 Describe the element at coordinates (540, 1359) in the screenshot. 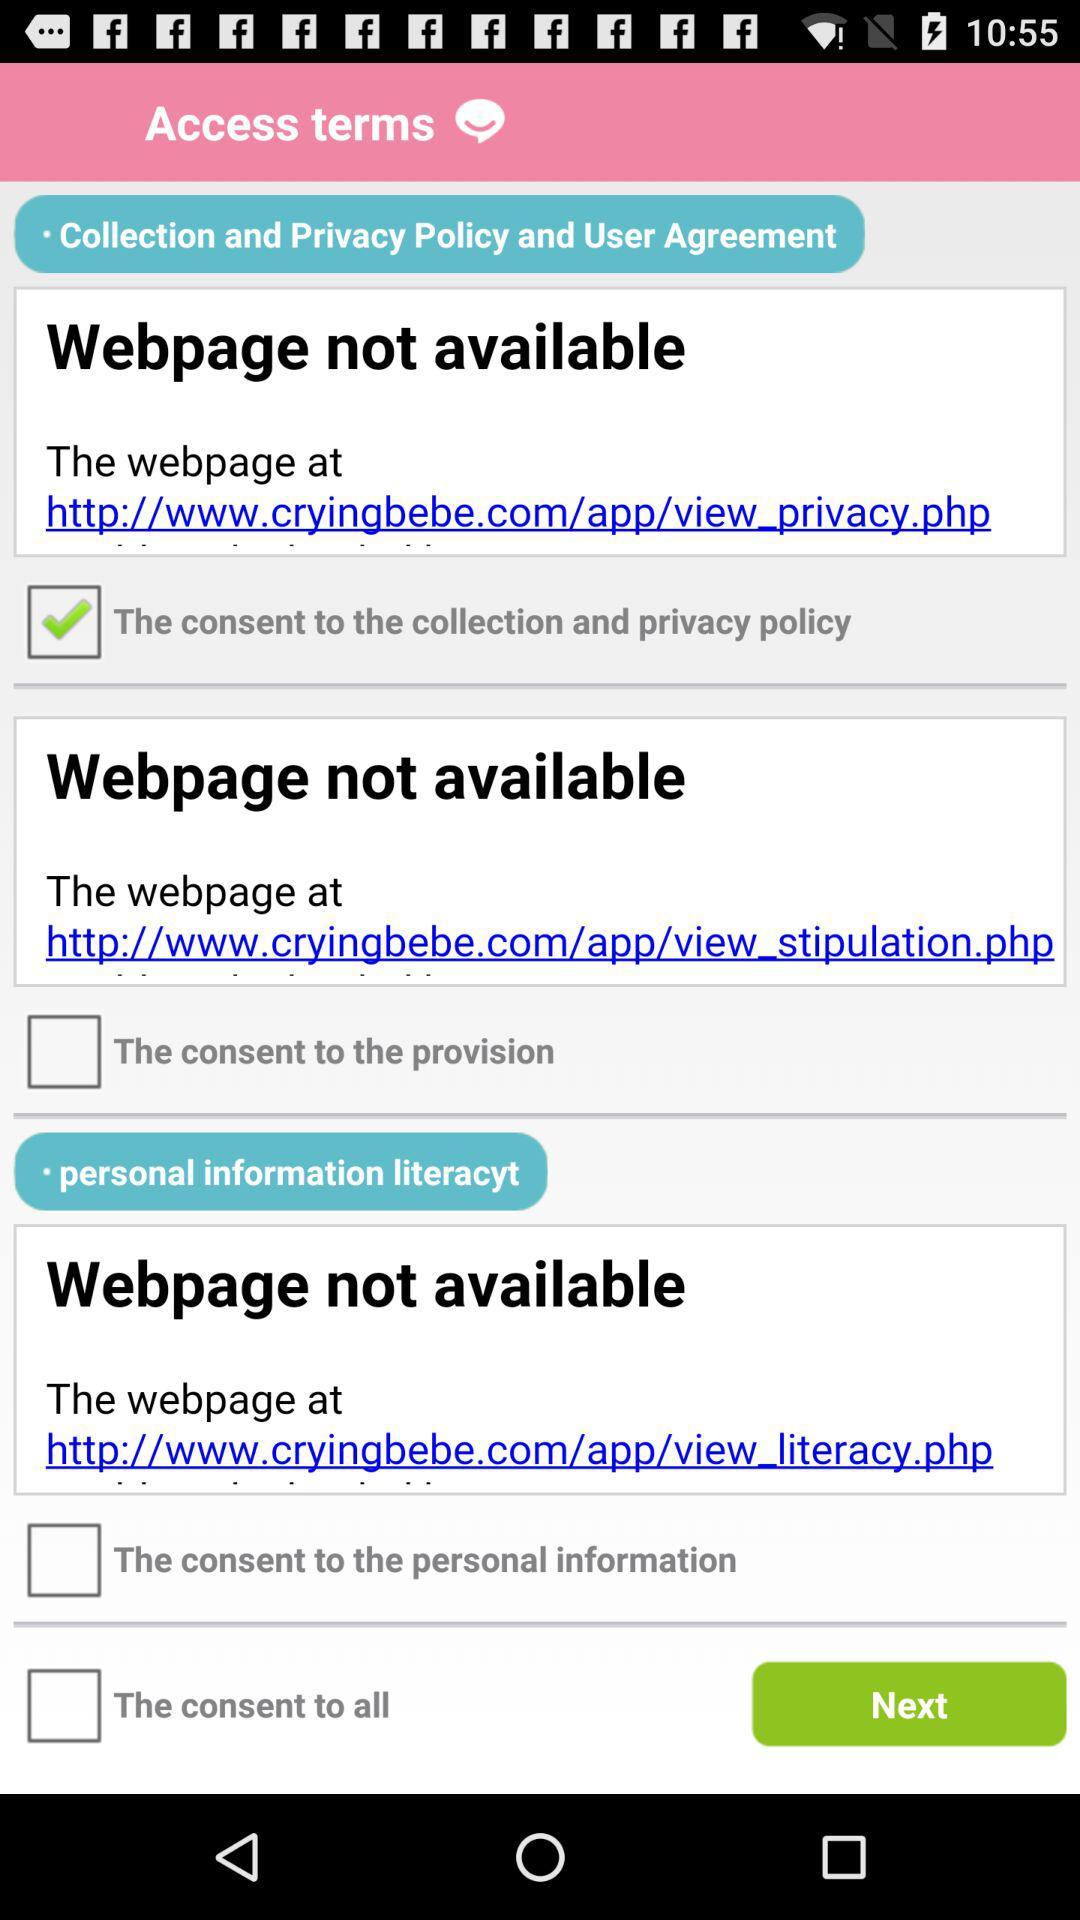

I see `result option` at that location.